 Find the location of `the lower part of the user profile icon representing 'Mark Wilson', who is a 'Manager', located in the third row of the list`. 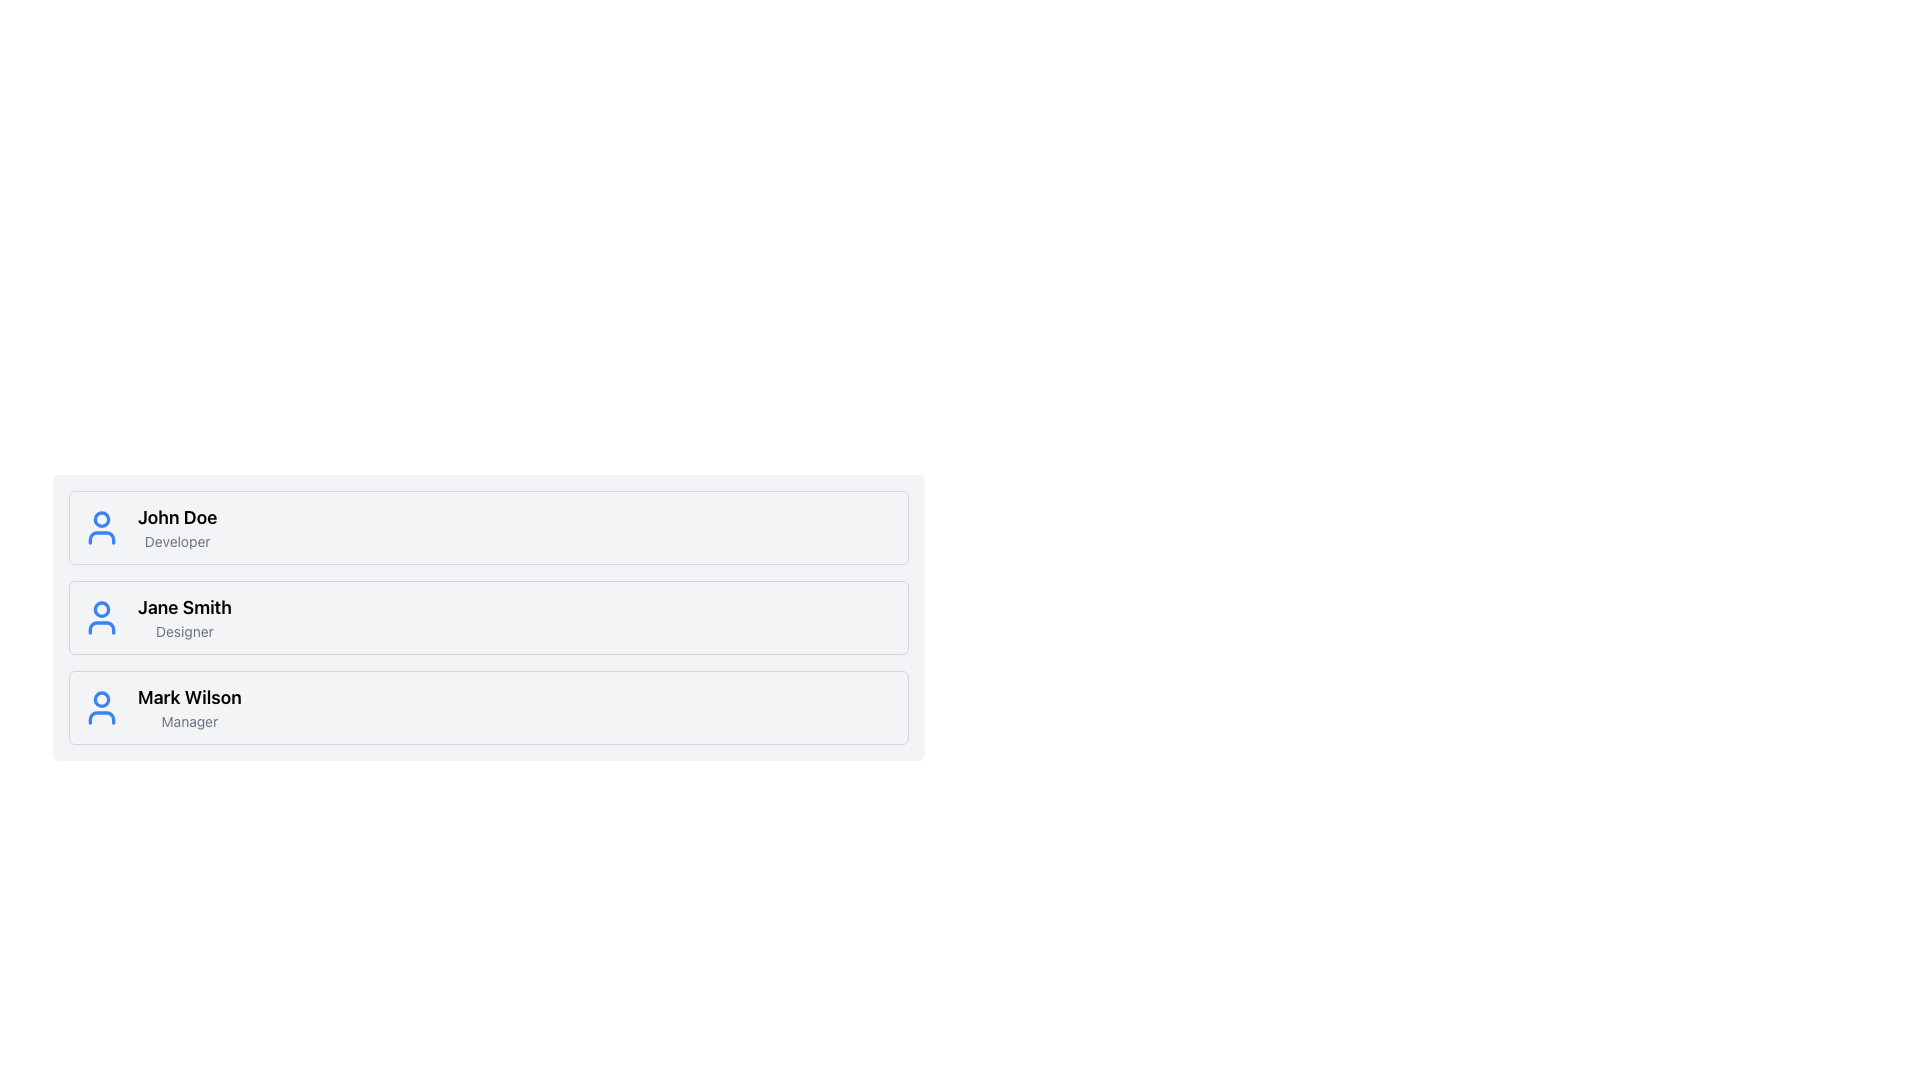

the lower part of the user profile icon representing 'Mark Wilson', who is a 'Manager', located in the third row of the list is located at coordinates (100, 716).